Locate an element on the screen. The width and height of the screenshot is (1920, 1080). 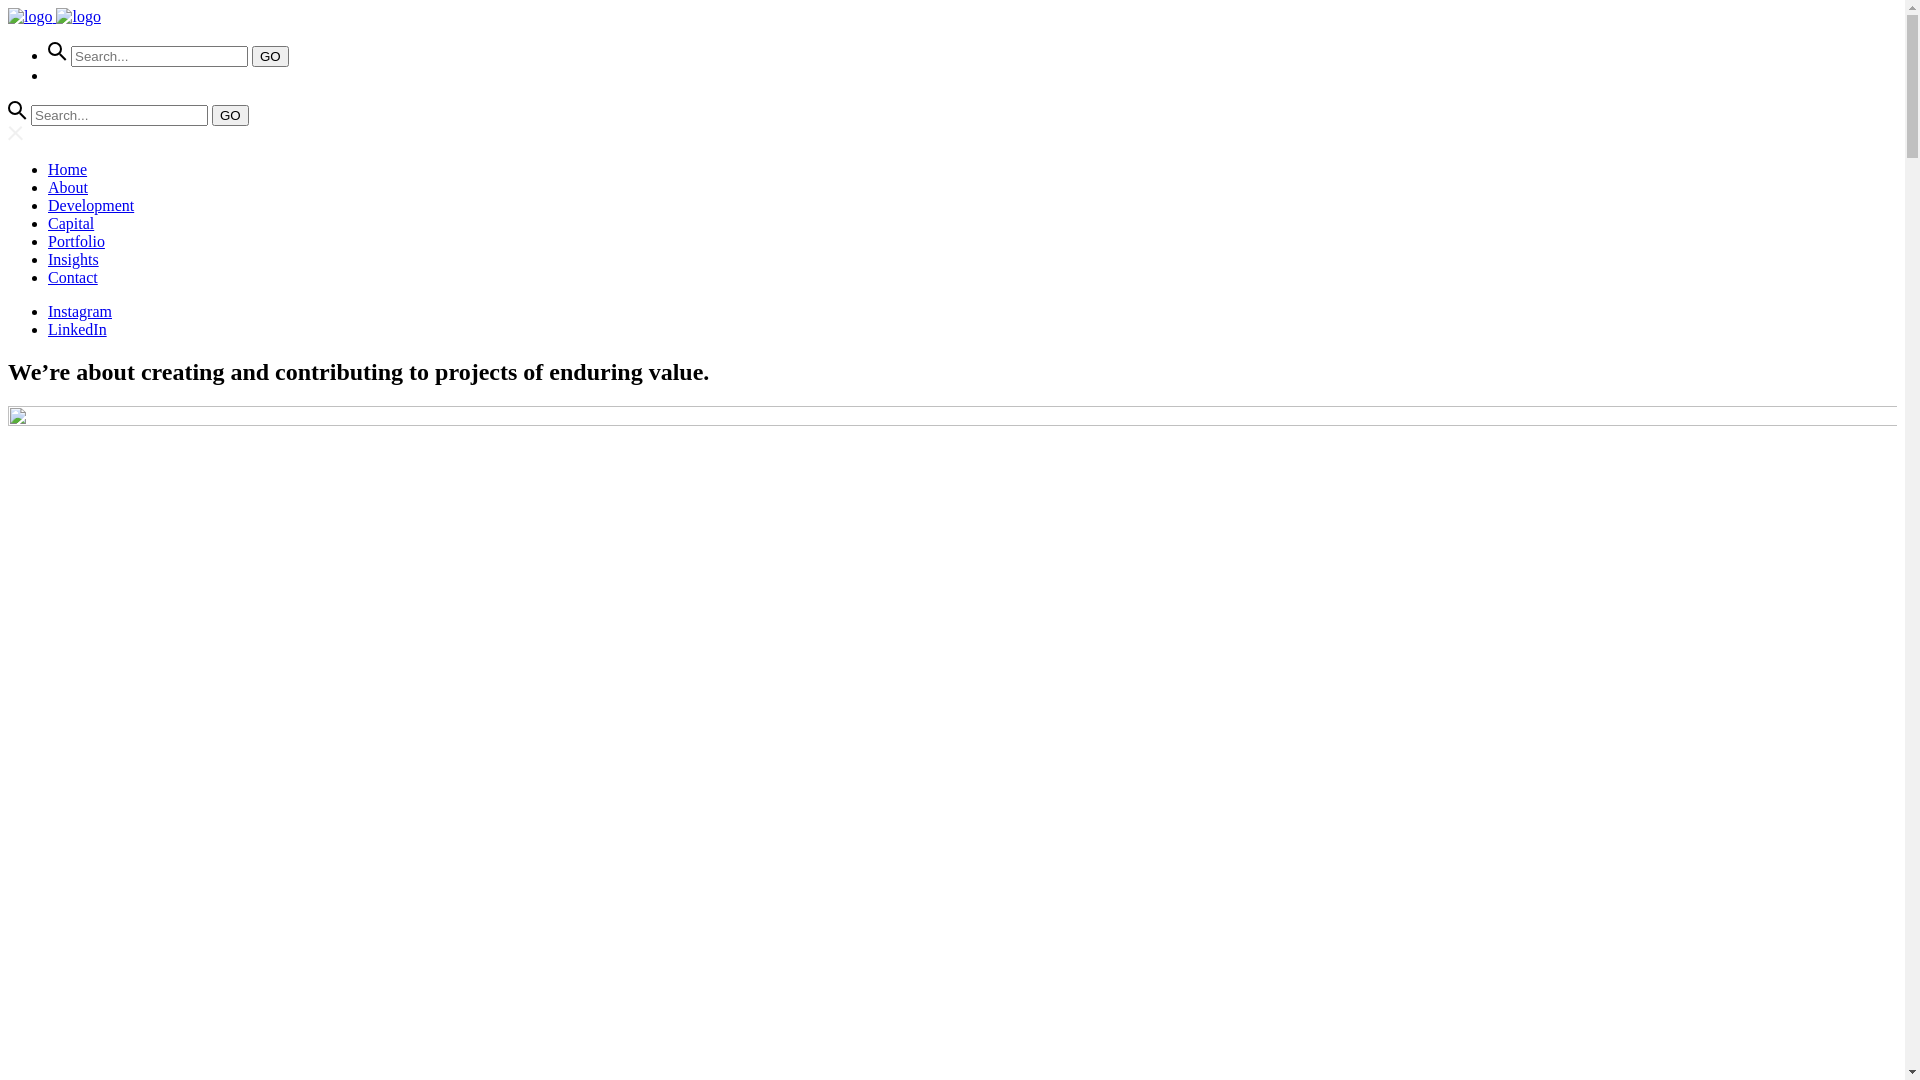
'Insights' is located at coordinates (73, 258).